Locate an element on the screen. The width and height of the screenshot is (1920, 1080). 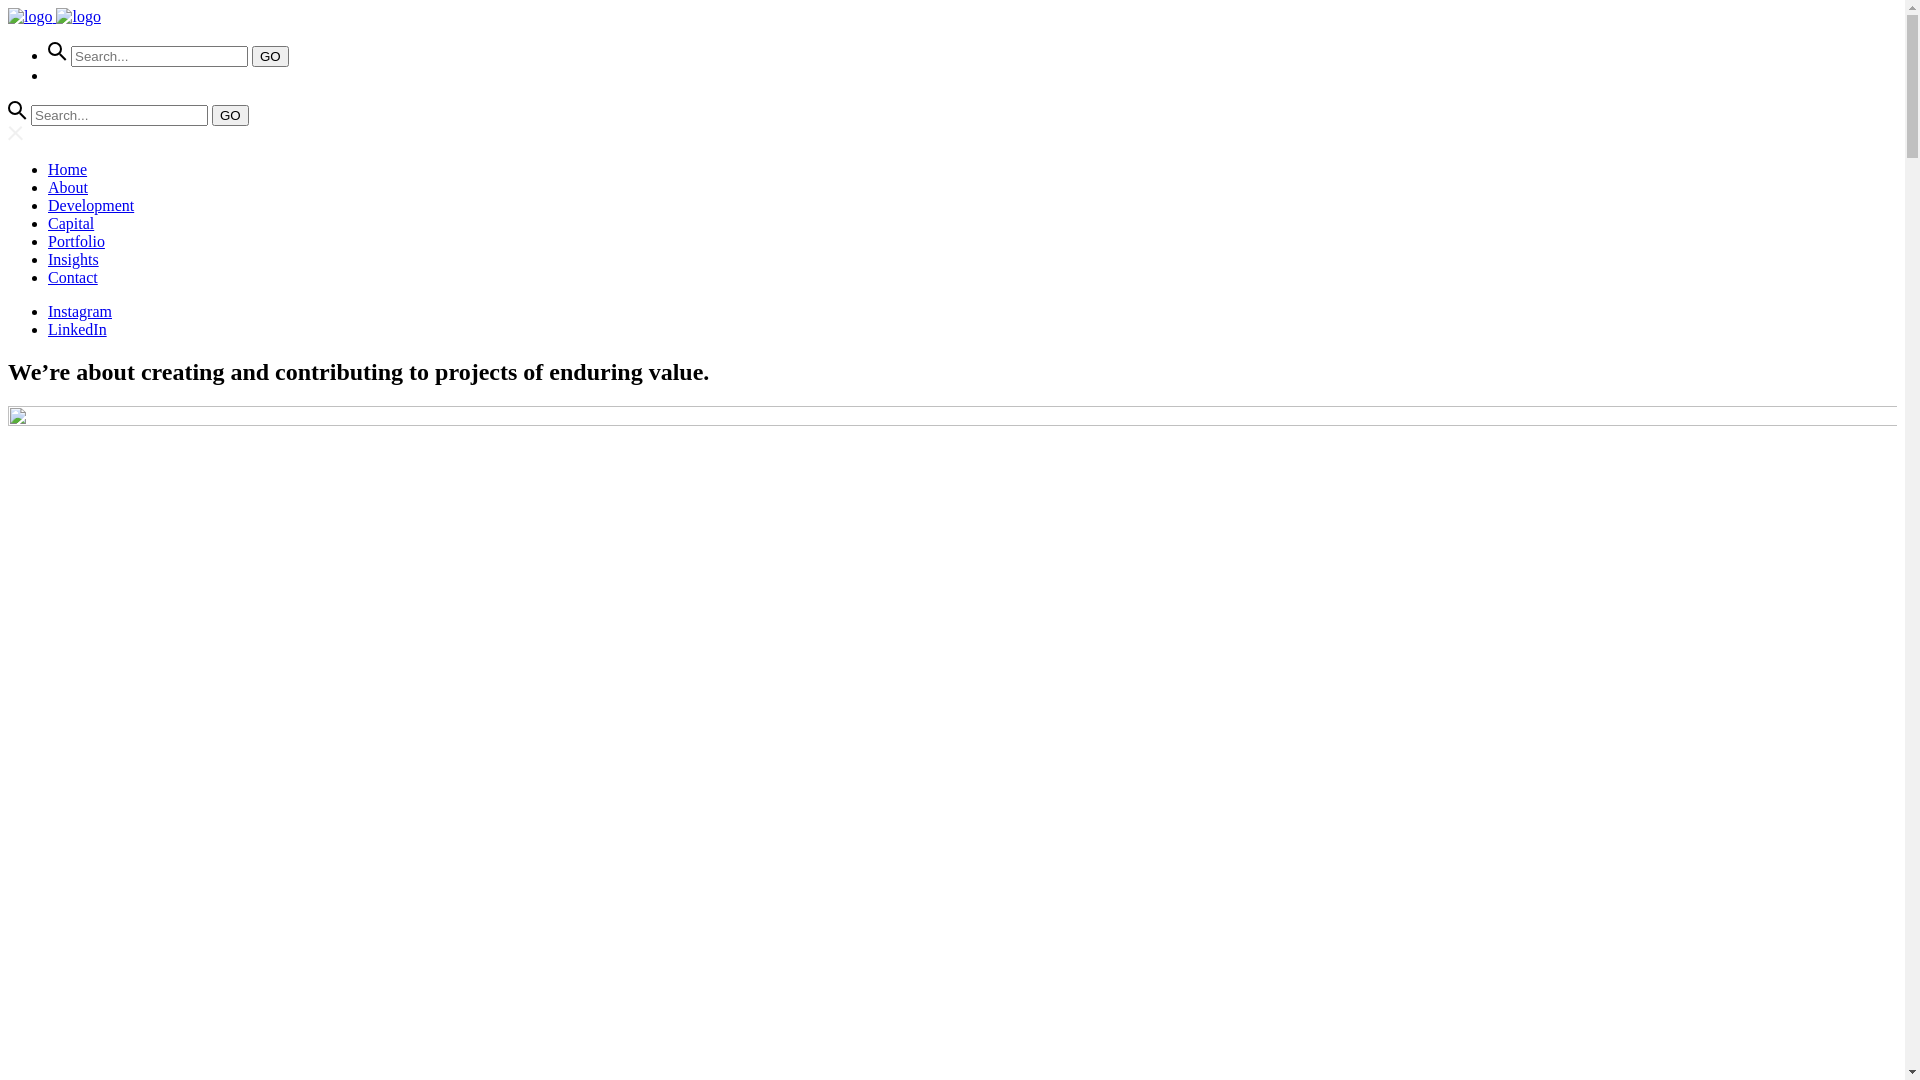
'Insights' is located at coordinates (73, 258).